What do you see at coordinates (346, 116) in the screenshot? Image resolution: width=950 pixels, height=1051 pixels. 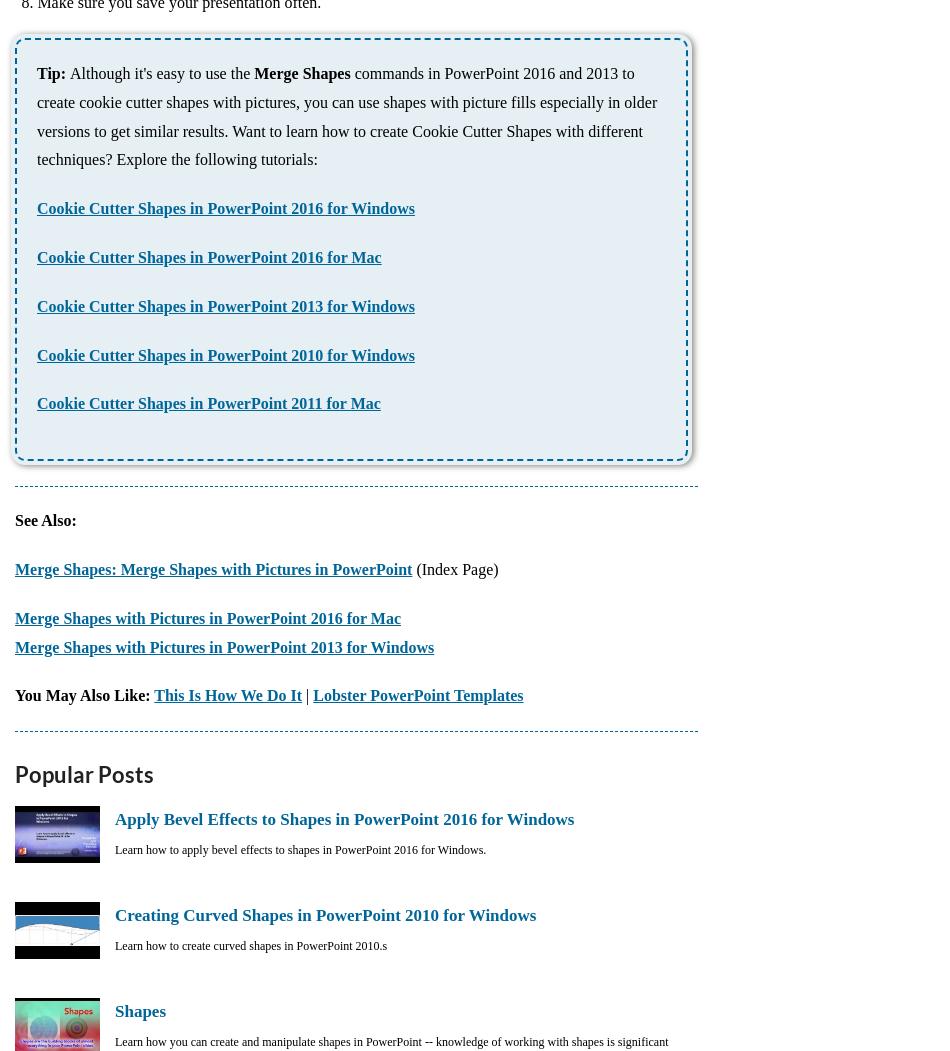 I see `'commands in PowerPoint 2016 and 2013 to create cookie cutter shapes with pictures,
you can use shapes with picture fills especially in older versions to get similar results. Want to learn how to create Cookie Cutter Shapes with different techniques?
Explore the following tutorials:'` at bounding box center [346, 116].